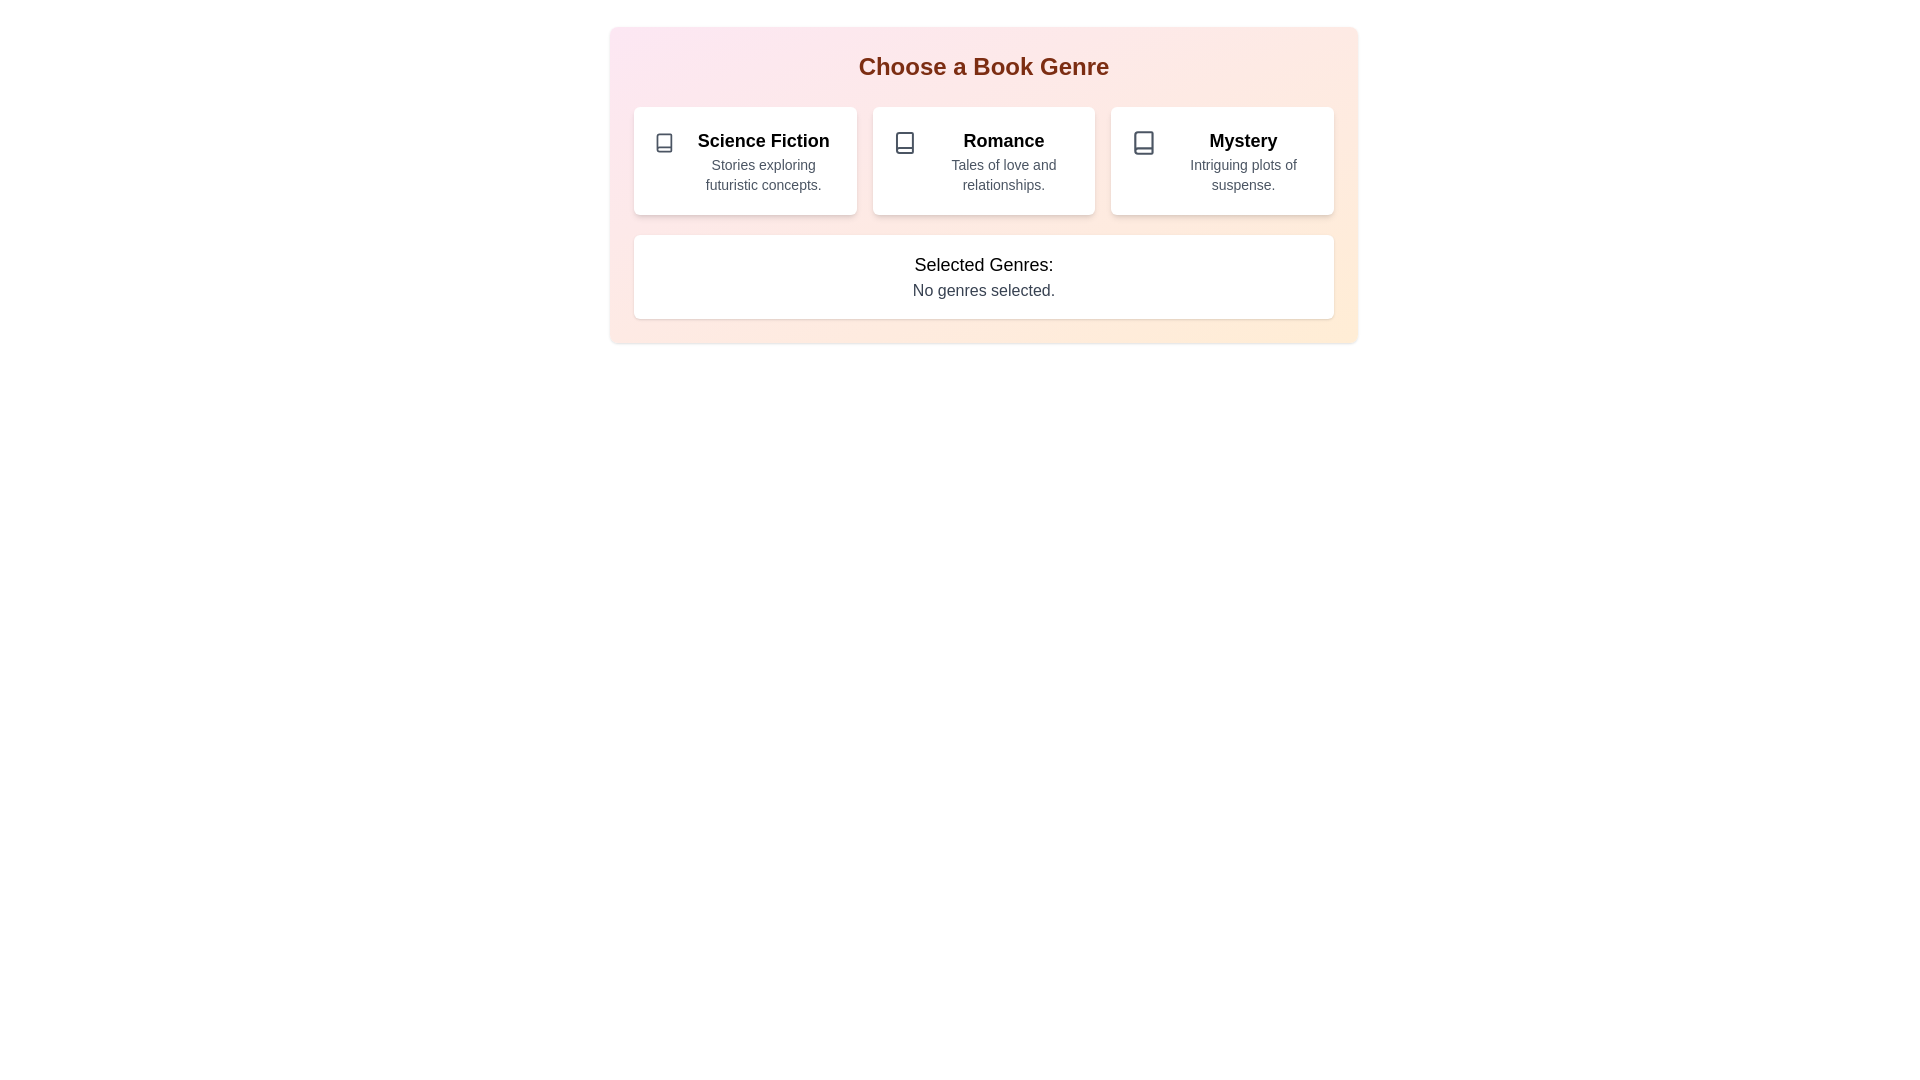 This screenshot has width=1920, height=1080. What do you see at coordinates (762, 173) in the screenshot?
I see `the text element displaying 'Stories exploring futuristic concepts.' which is positioned below the 'Science Fiction' heading in the genre selection card` at bounding box center [762, 173].